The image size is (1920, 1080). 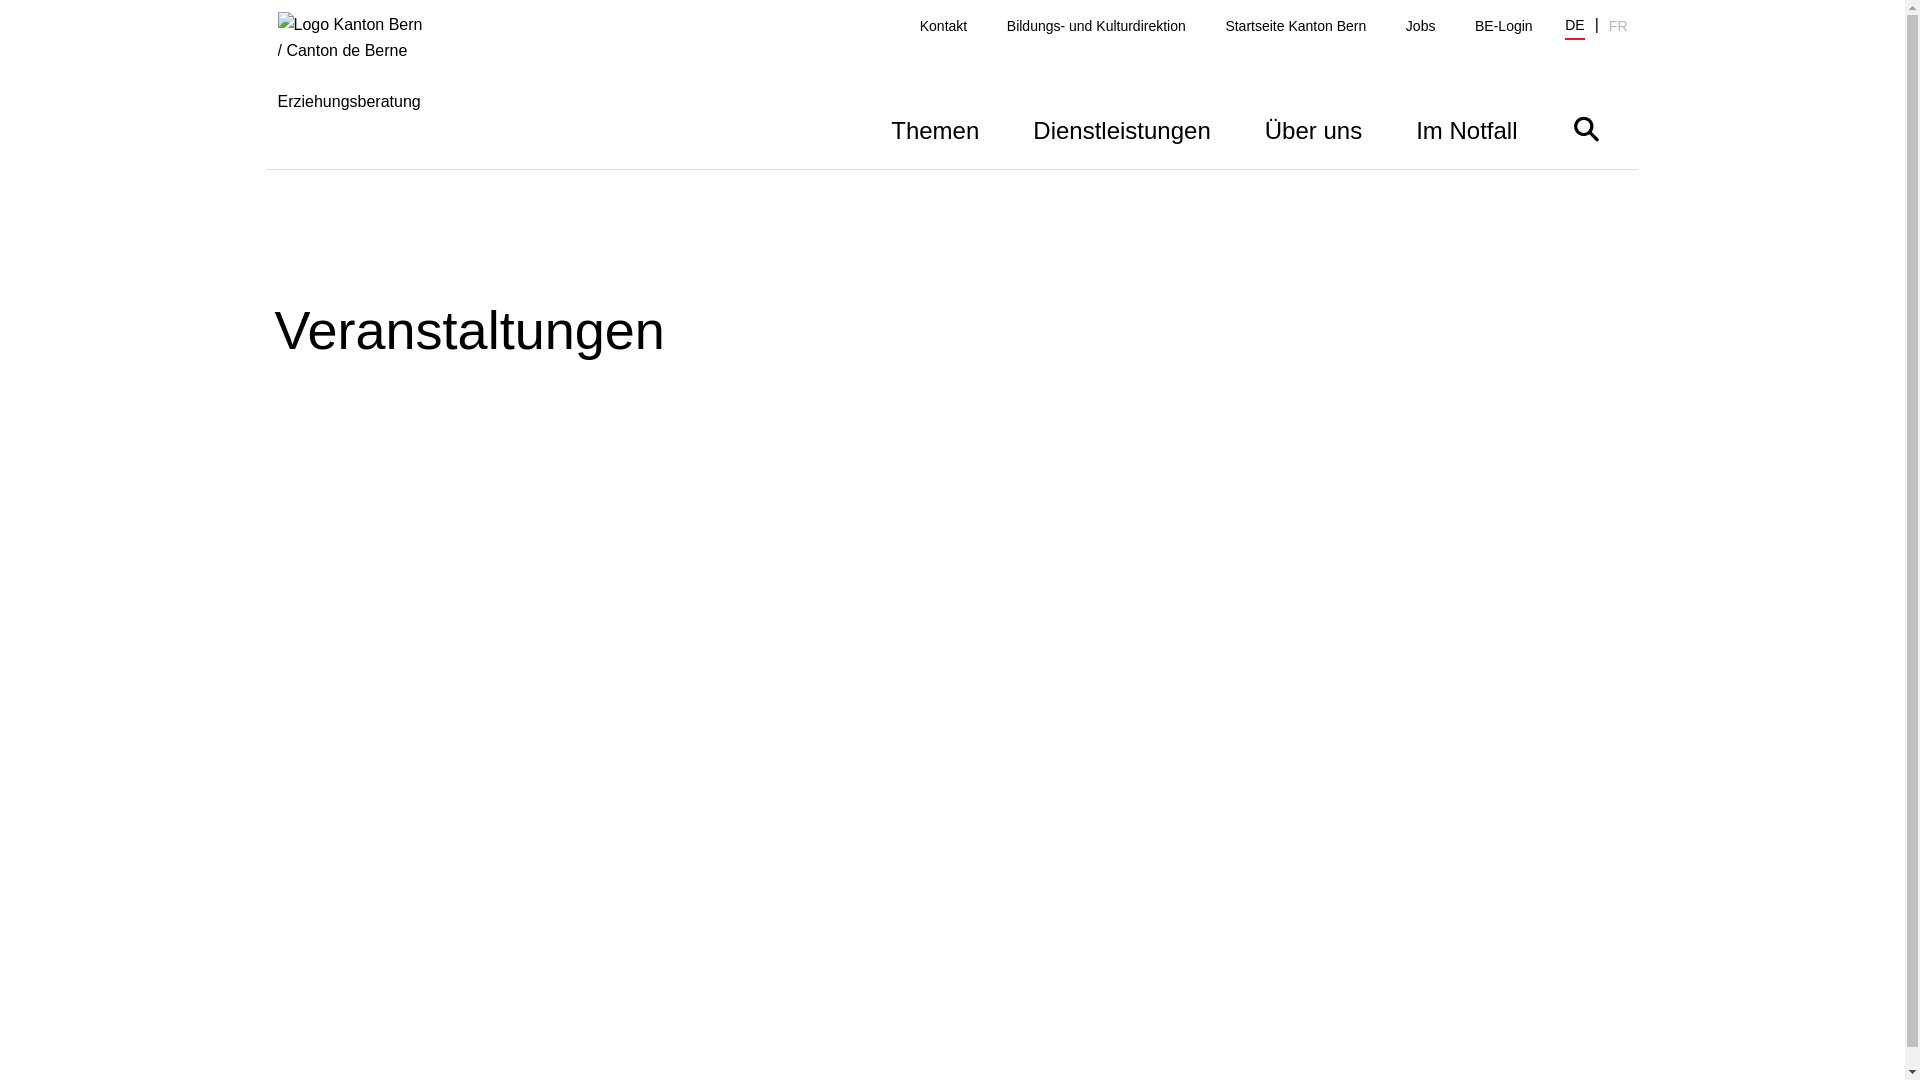 I want to click on 'Erziehungsberatung', so click(x=364, y=88).